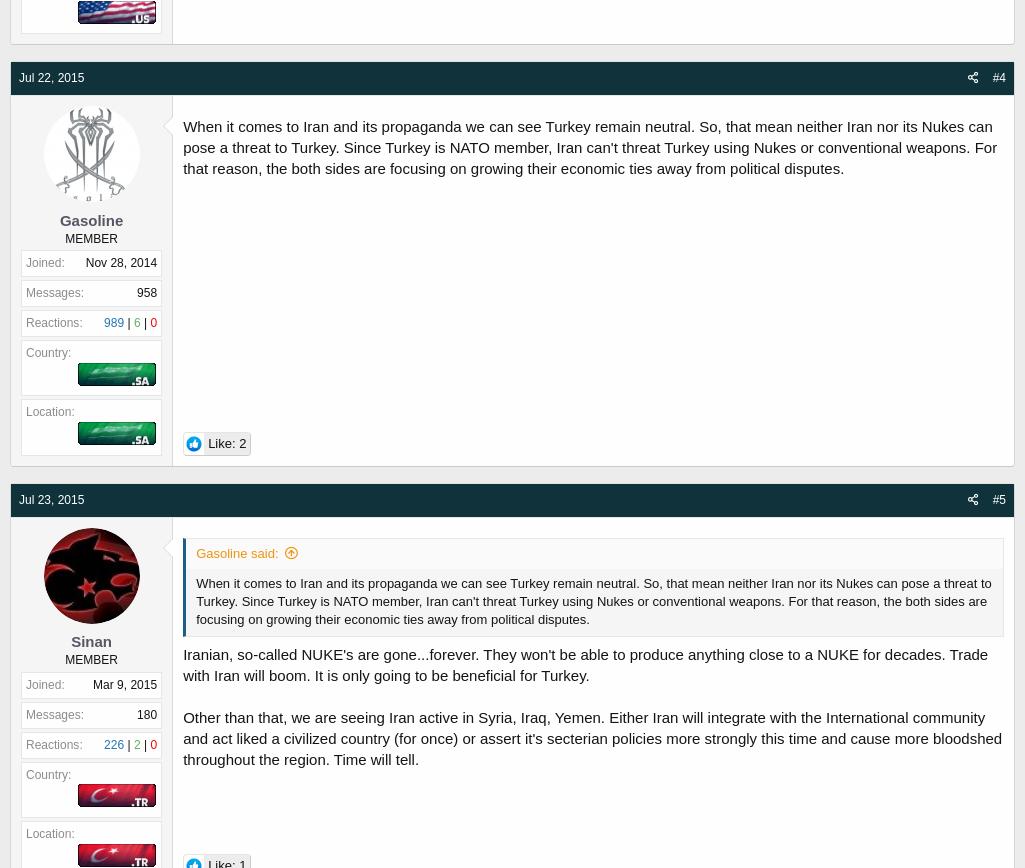 This screenshot has width=1025, height=868. Describe the element at coordinates (120, 263) in the screenshot. I see `'Nov 28, 2014'` at that location.